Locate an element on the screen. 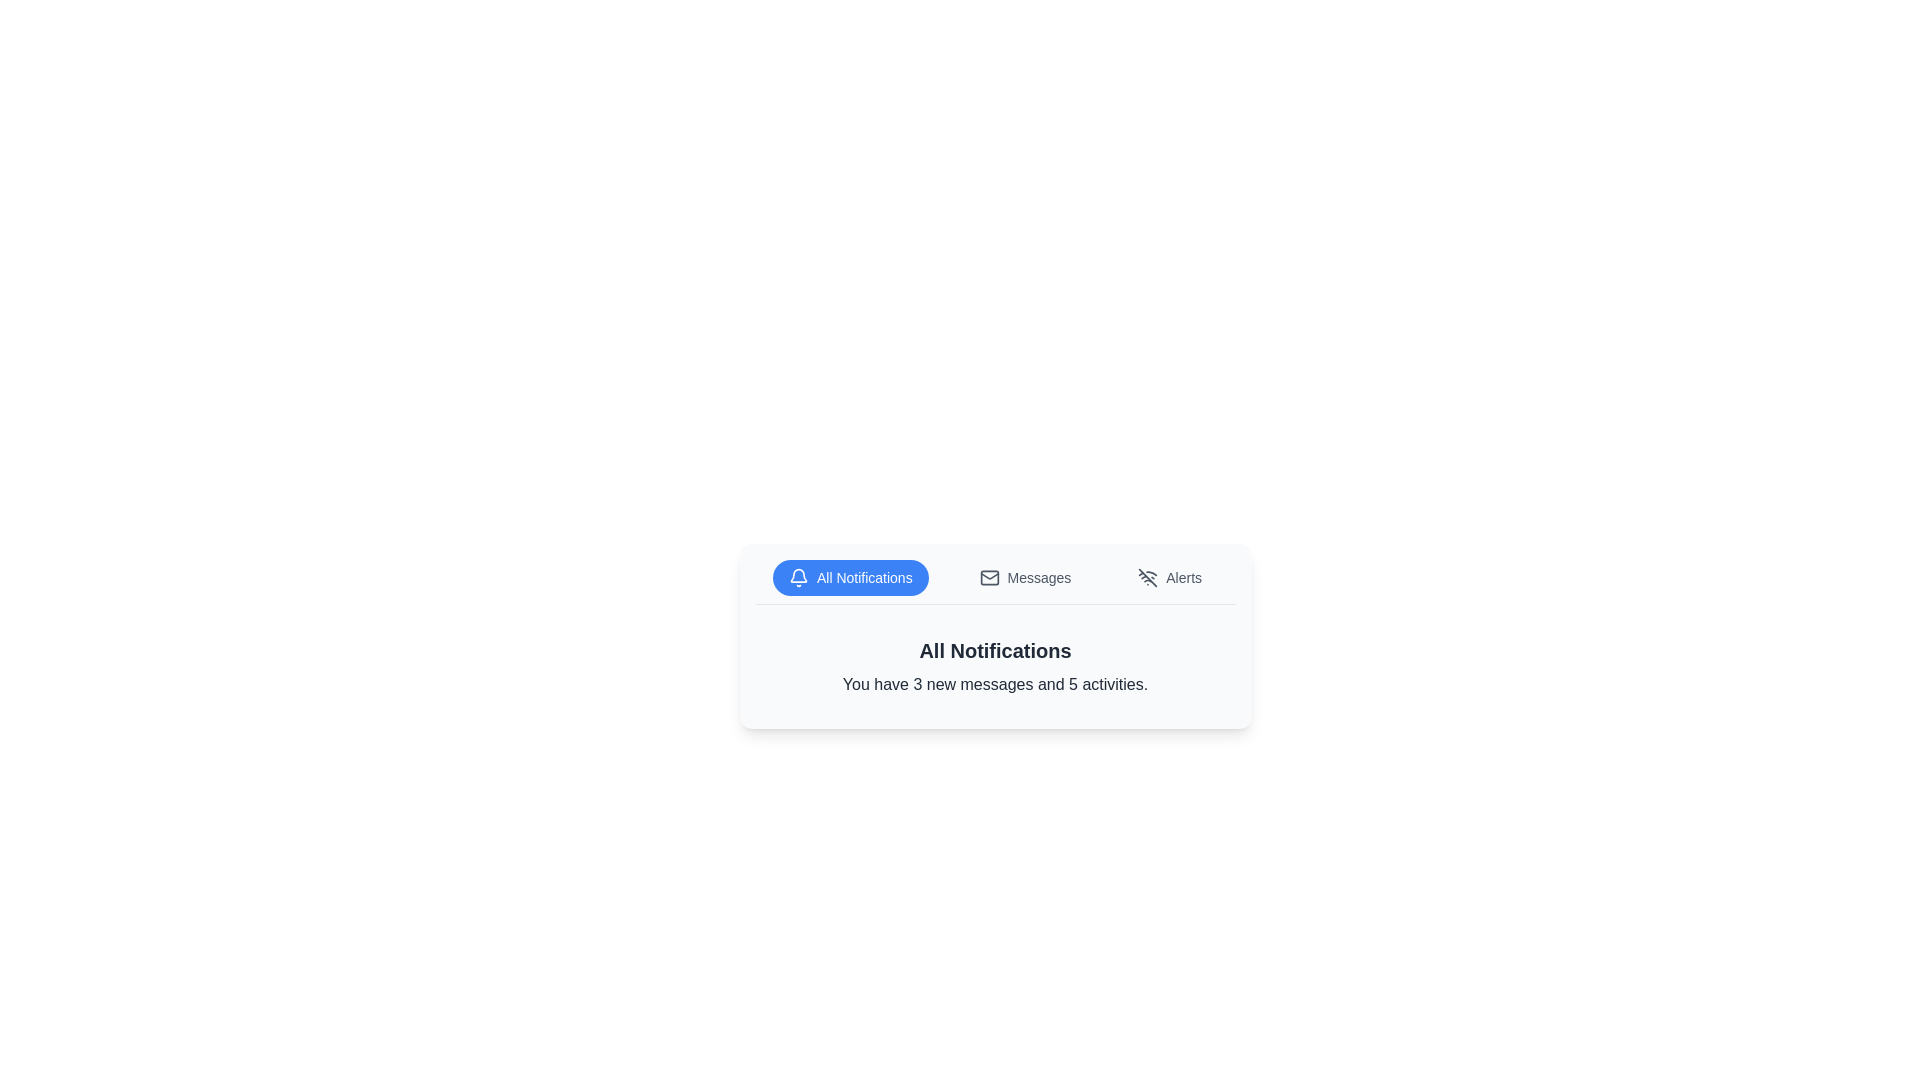  the navigation bar at the top-middle section of the card-like layout is located at coordinates (995, 582).